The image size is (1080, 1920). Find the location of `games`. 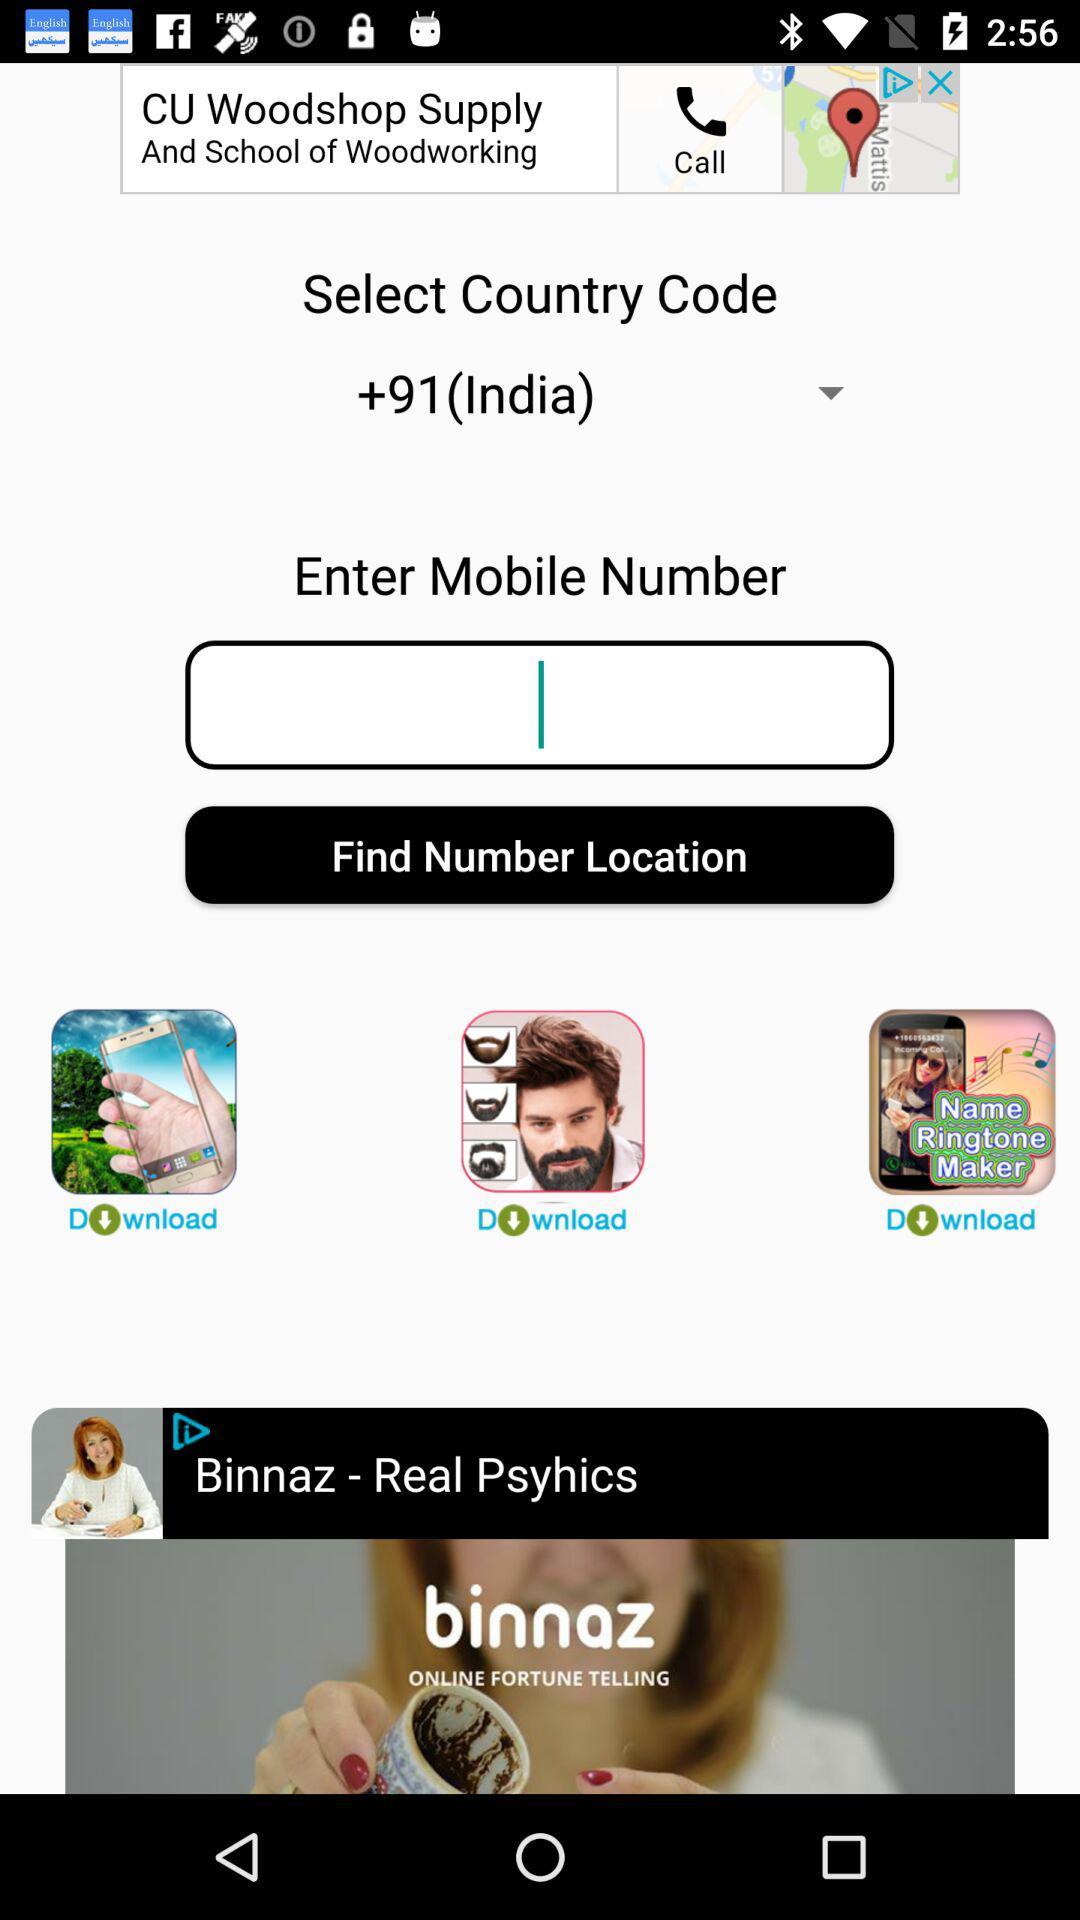

games is located at coordinates (947, 1112).